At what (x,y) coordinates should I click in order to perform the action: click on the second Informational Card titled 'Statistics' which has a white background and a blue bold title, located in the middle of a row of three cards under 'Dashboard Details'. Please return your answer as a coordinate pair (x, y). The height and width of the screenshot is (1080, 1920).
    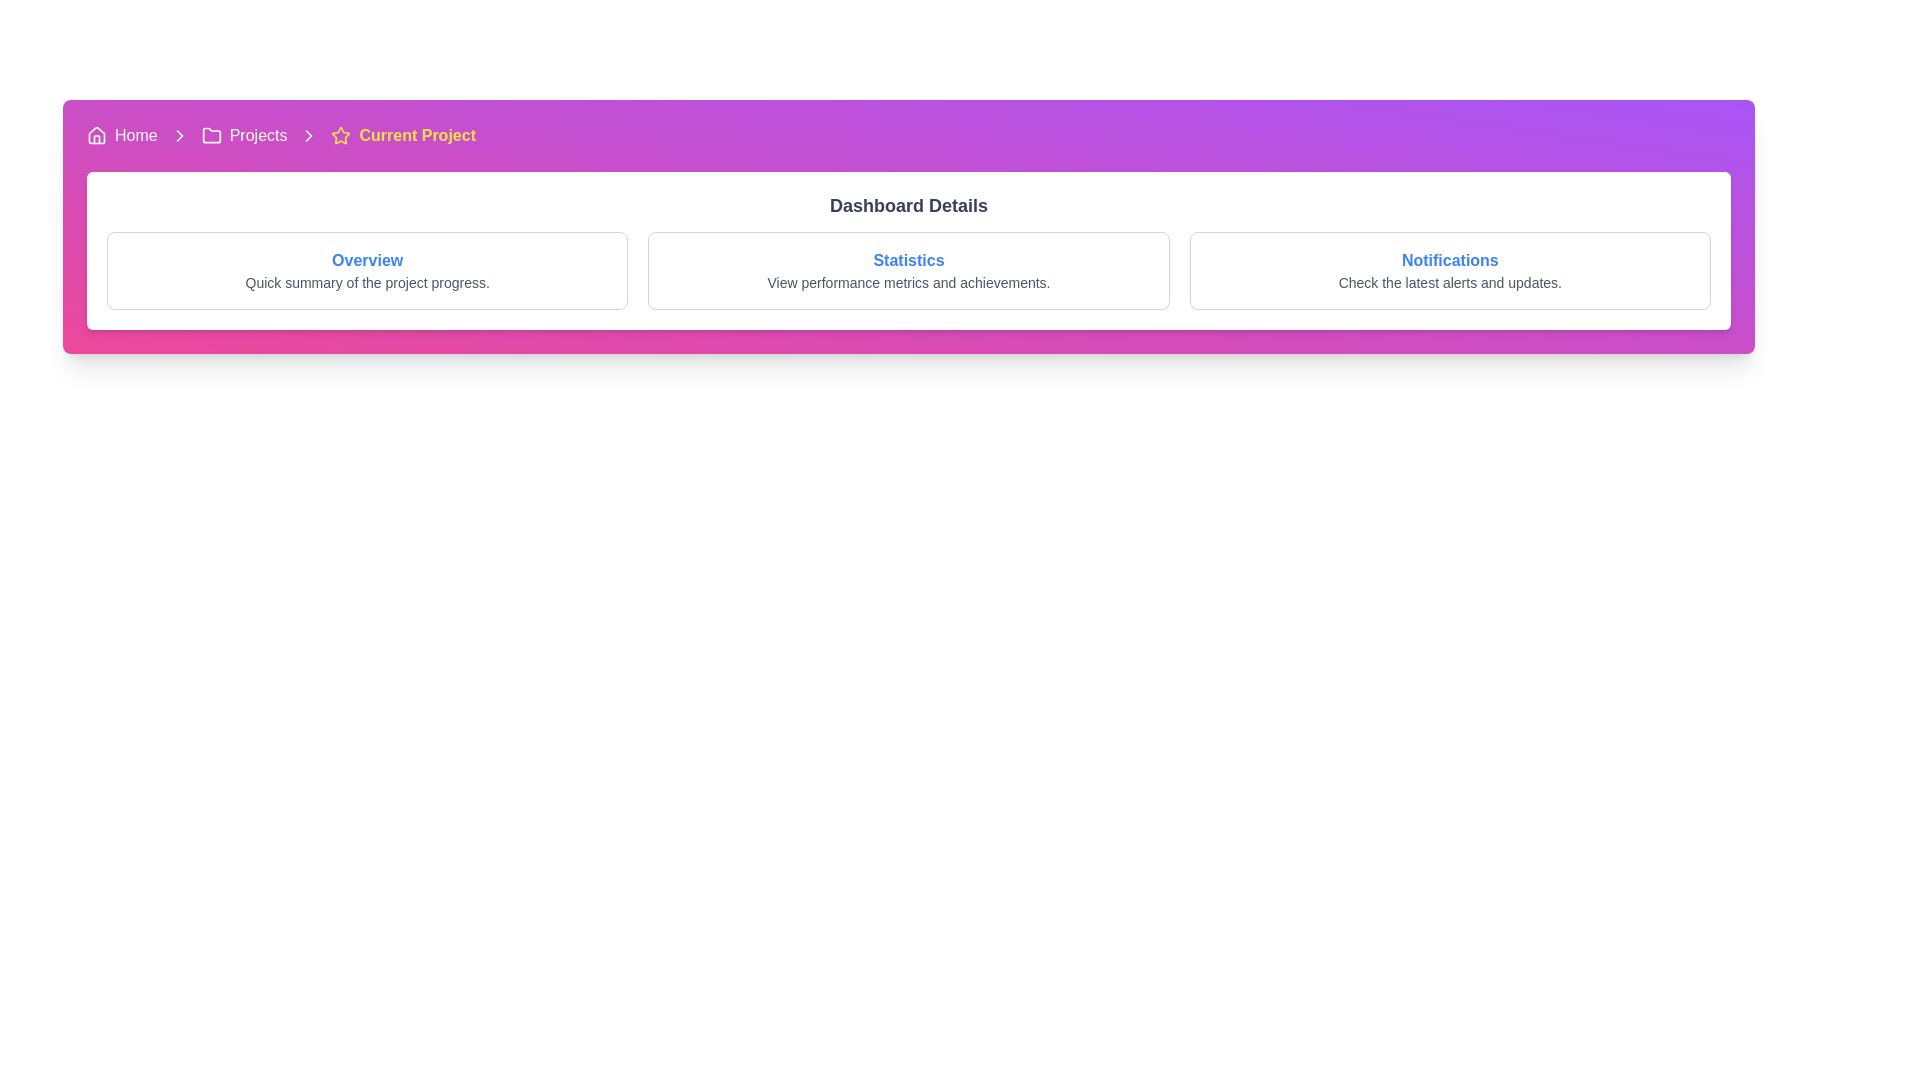
    Looking at the image, I should click on (907, 270).